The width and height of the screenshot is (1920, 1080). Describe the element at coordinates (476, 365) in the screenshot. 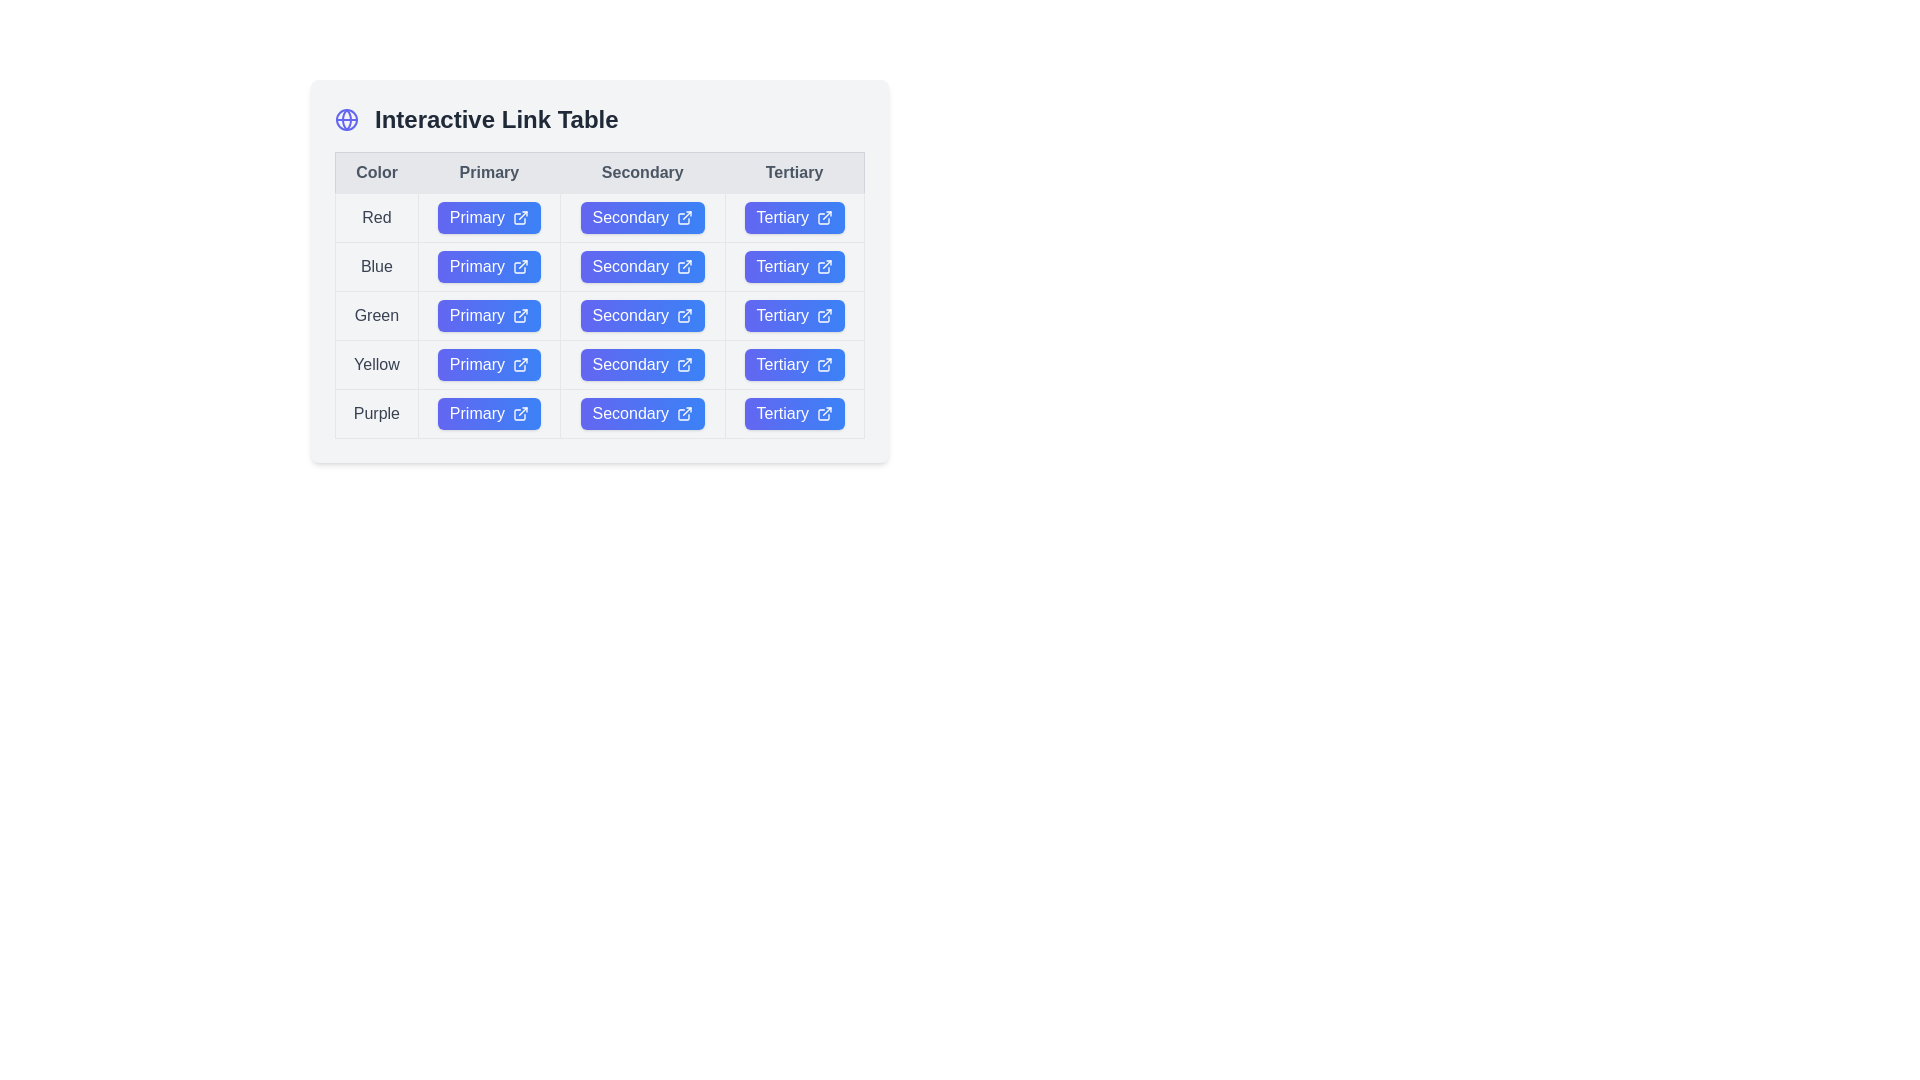

I see `the 'Primary' text label, which is styled in white text against a blue gradient background, located in the 'Primary' column of the interactive link table` at that location.